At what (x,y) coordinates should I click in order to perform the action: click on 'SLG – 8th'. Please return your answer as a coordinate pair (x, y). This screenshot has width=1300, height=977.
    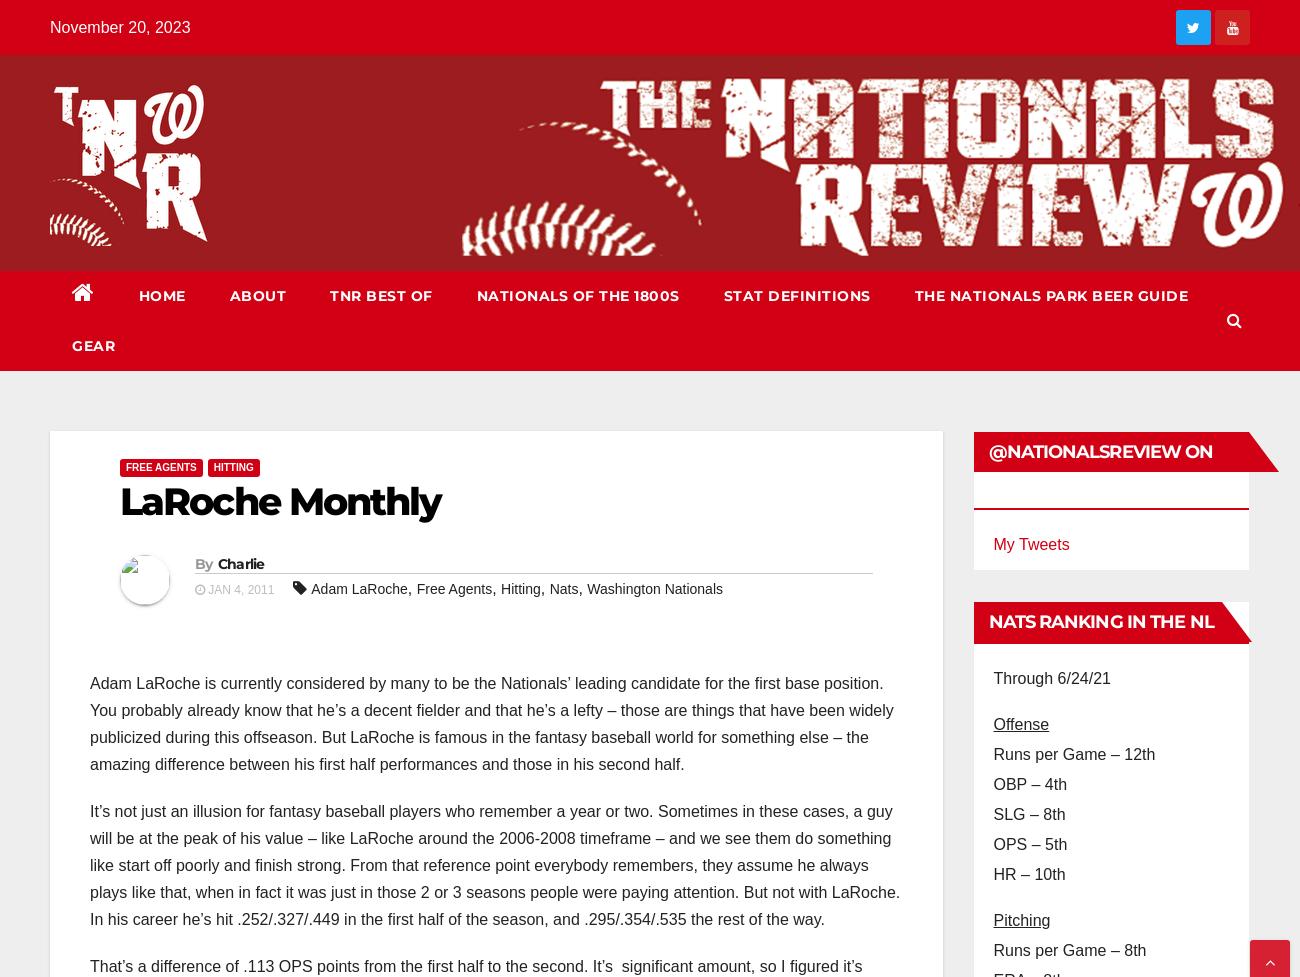
    Looking at the image, I should click on (1027, 814).